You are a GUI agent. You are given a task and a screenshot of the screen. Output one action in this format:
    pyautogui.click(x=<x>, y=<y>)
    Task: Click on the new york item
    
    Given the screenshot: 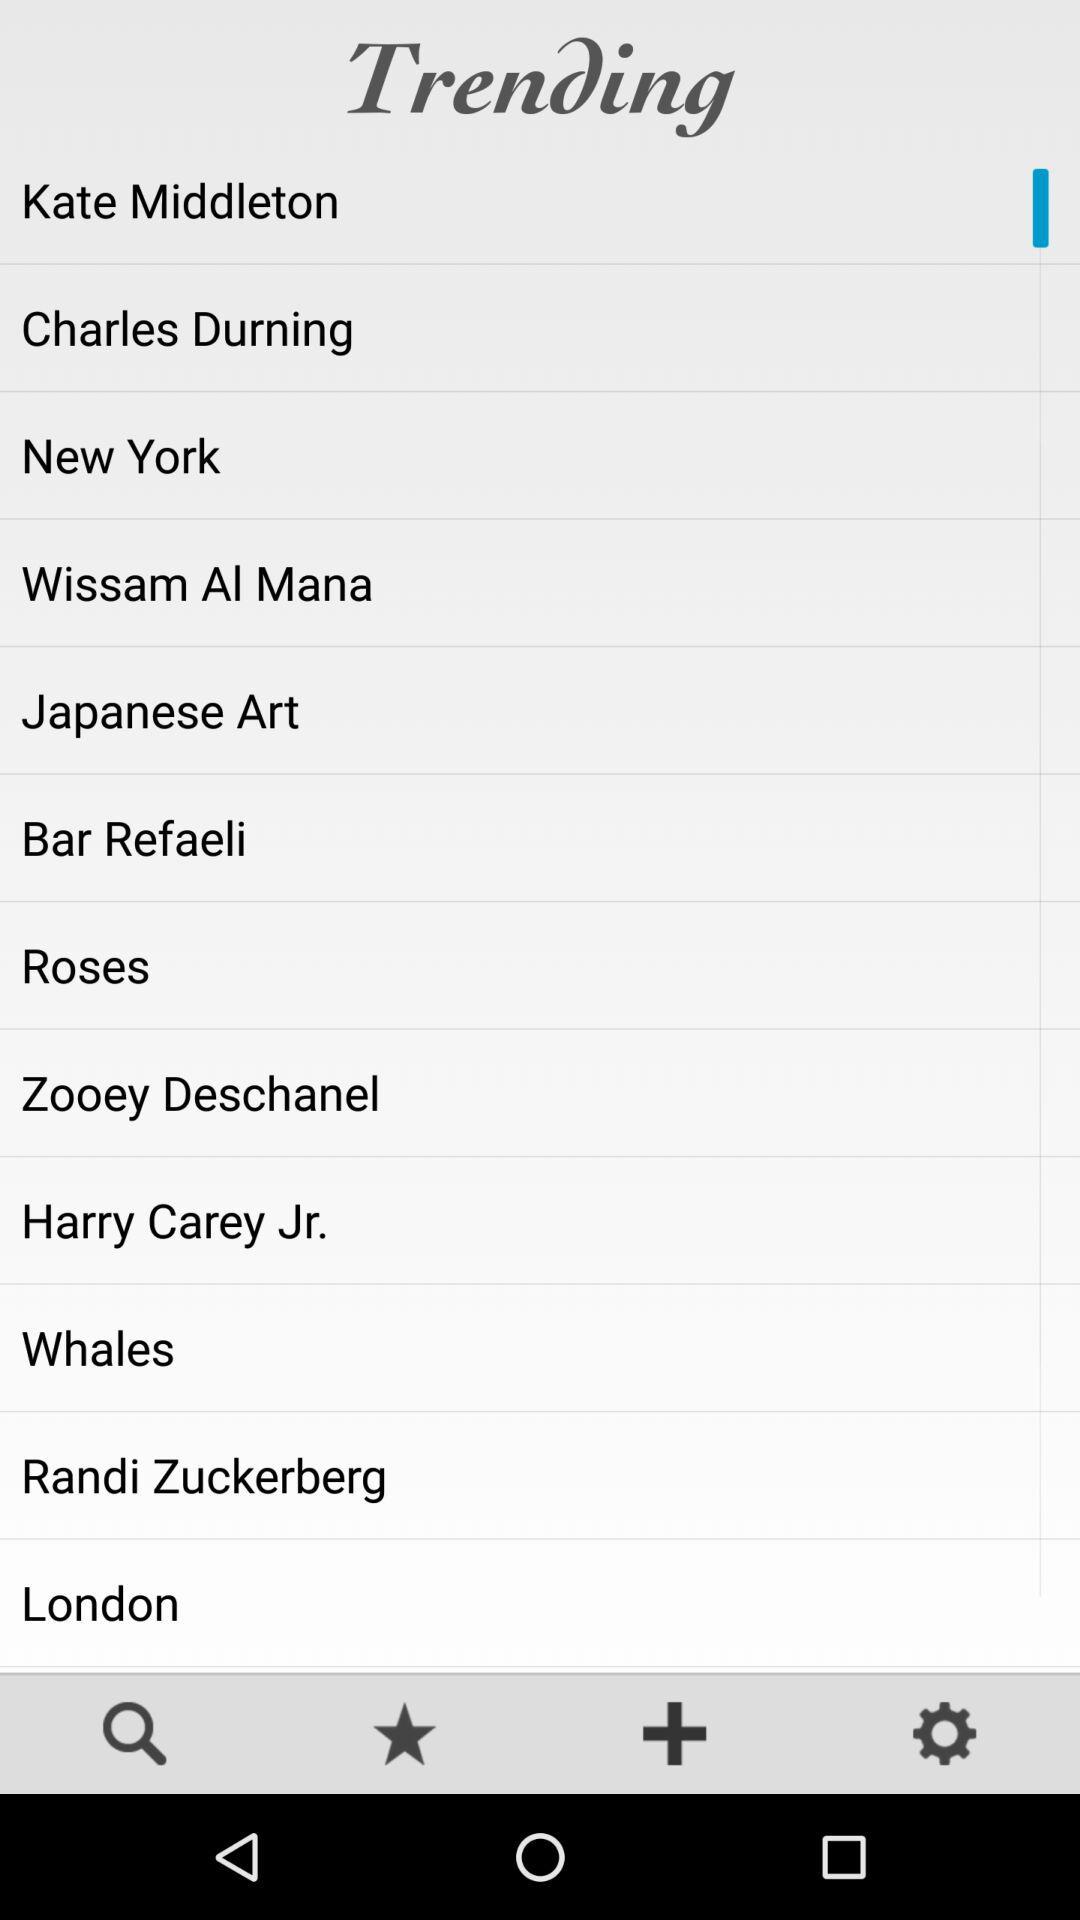 What is the action you would take?
    pyautogui.click(x=540, y=454)
    